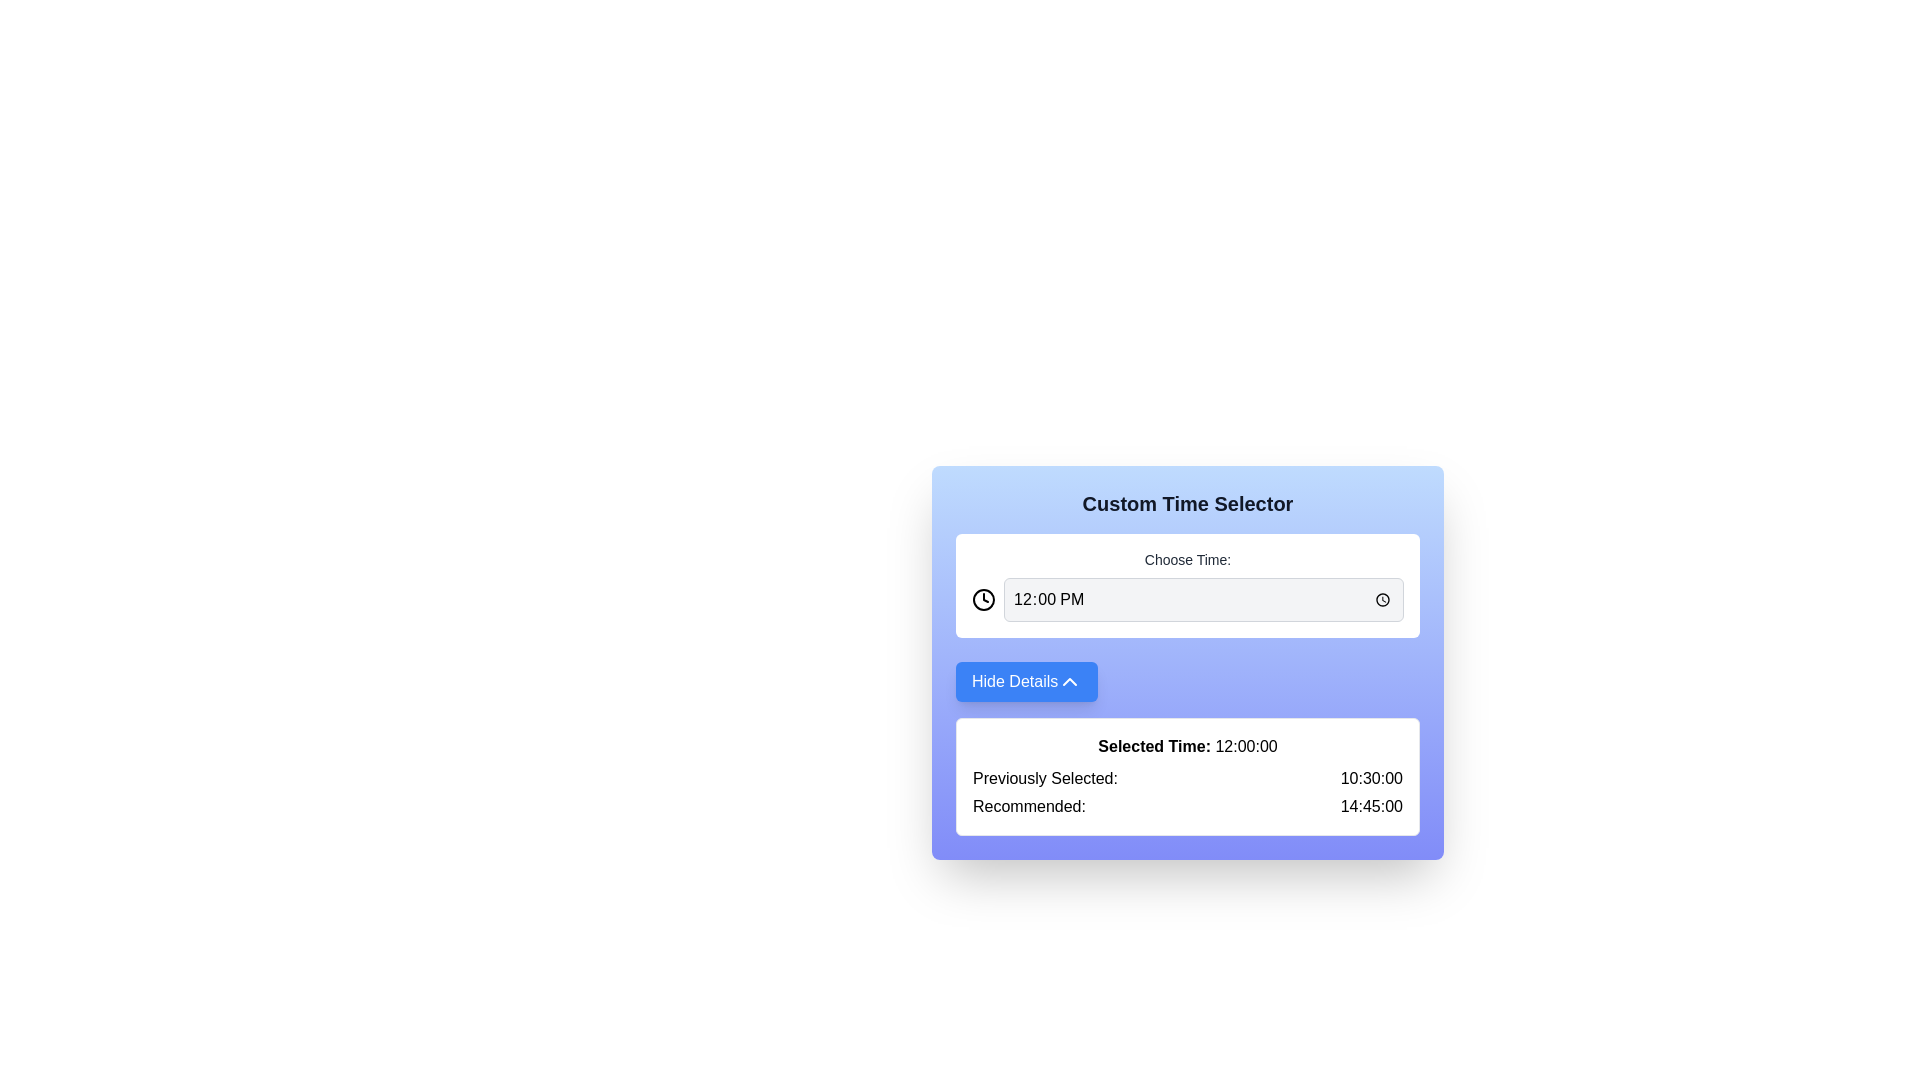 This screenshot has height=1080, width=1920. Describe the element at coordinates (1203, 599) in the screenshot. I see `the time field` at that location.